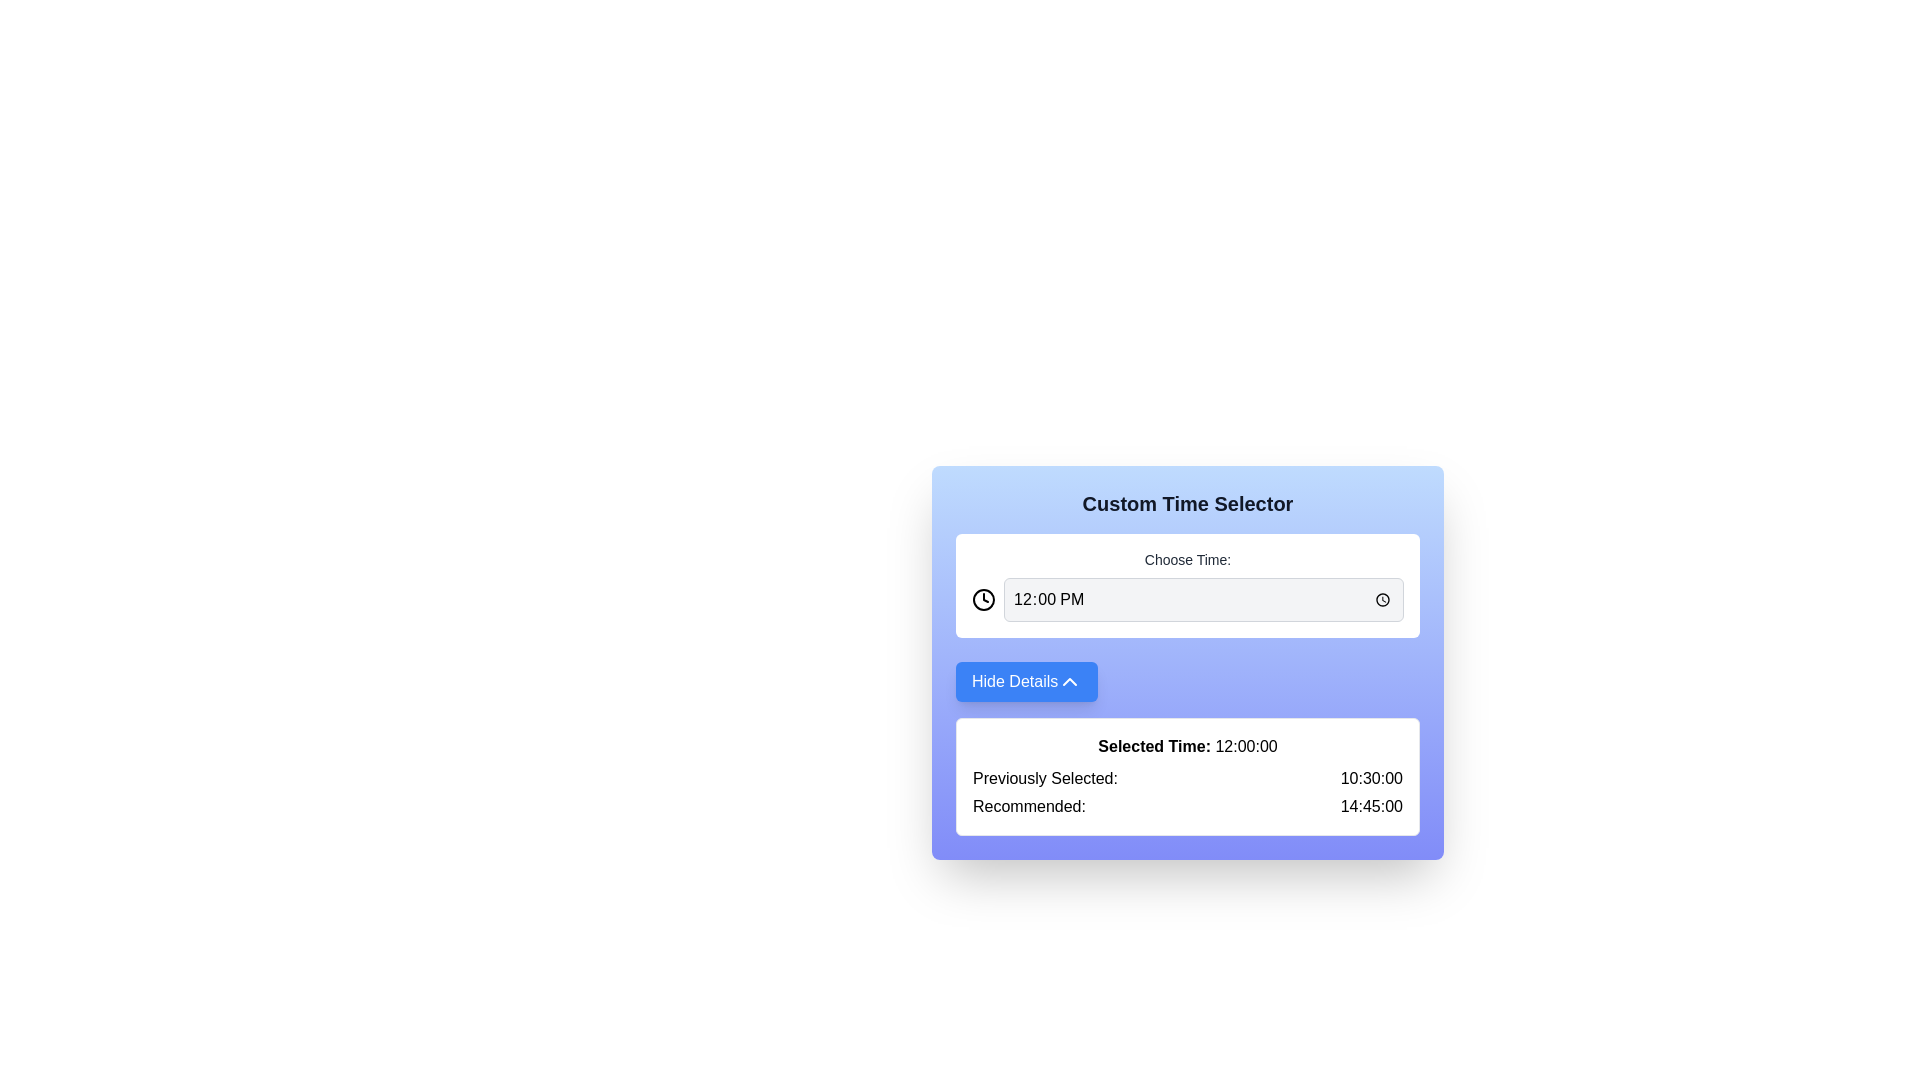 This screenshot has height=1080, width=1920. Describe the element at coordinates (1203, 599) in the screenshot. I see `the time field` at that location.